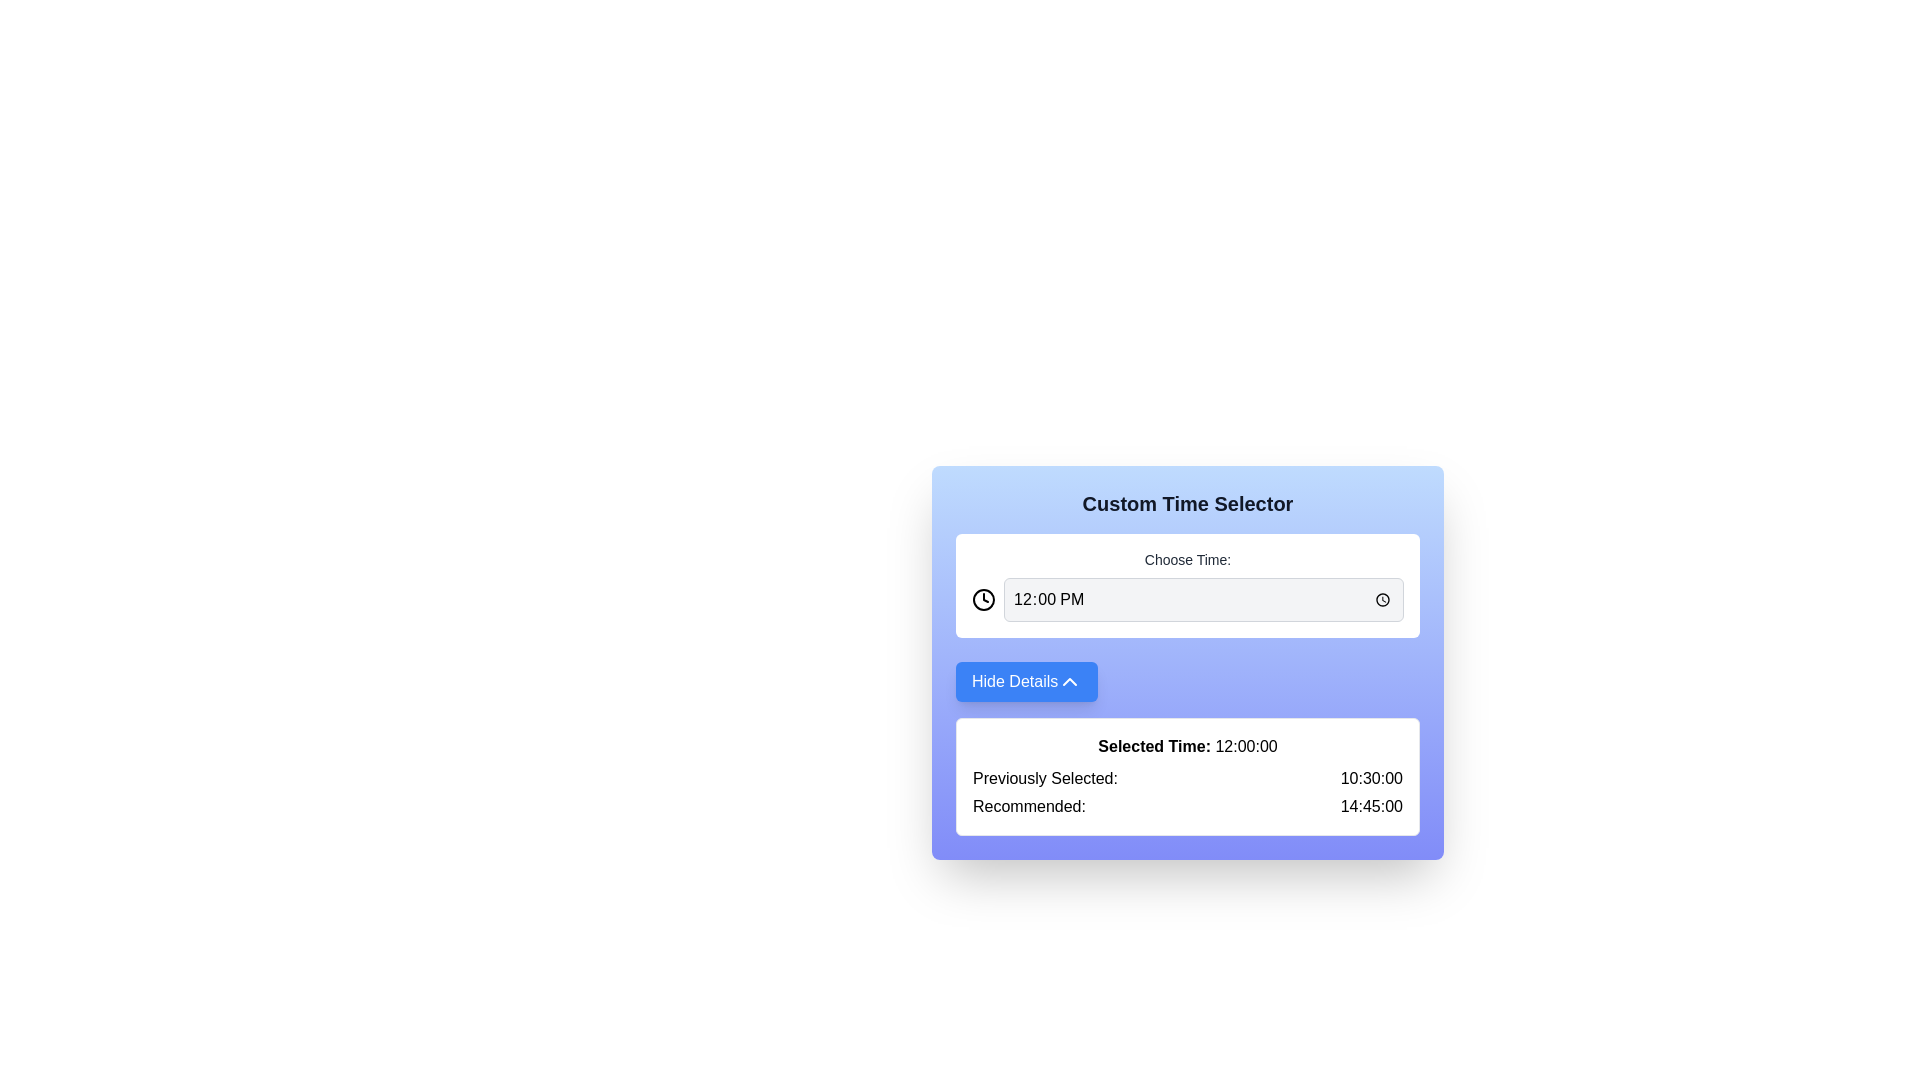 This screenshot has height=1080, width=1920. Describe the element at coordinates (1203, 599) in the screenshot. I see `the time field` at that location.